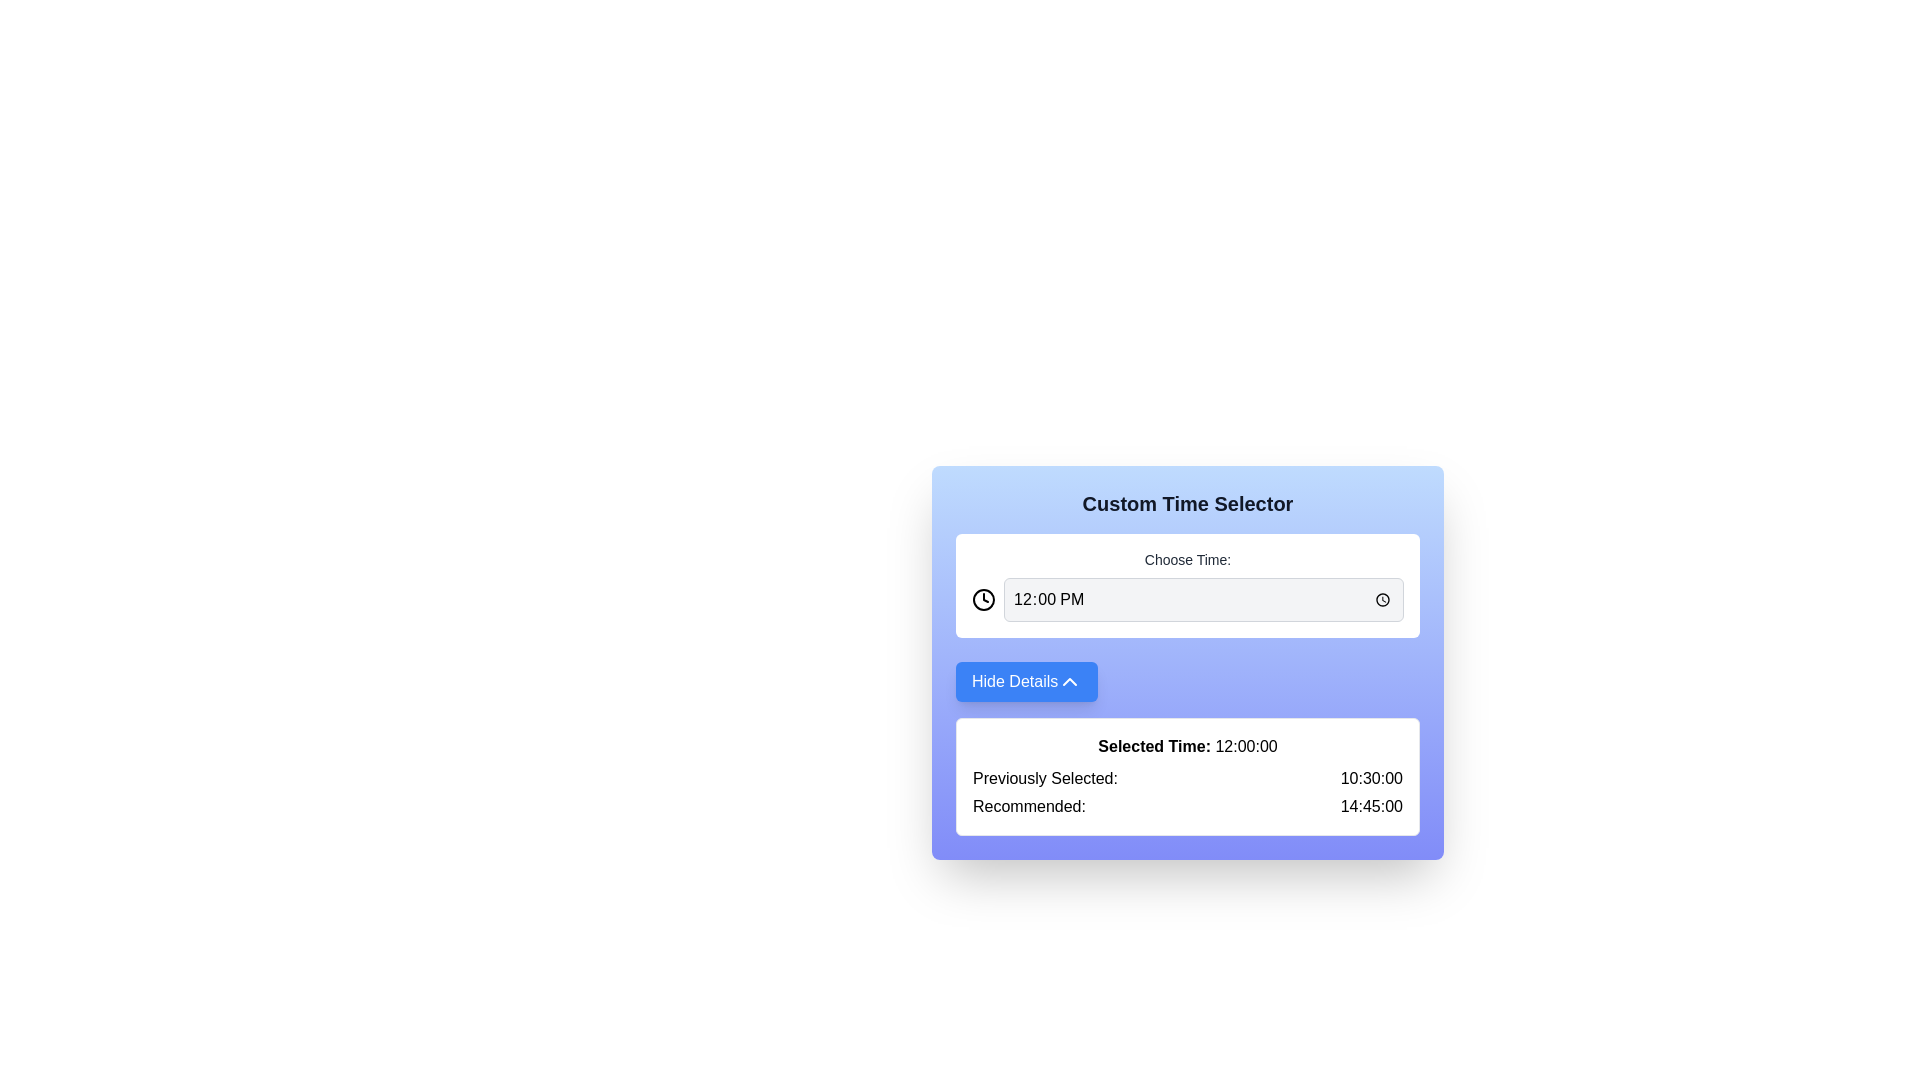 This screenshot has height=1080, width=1920. Describe the element at coordinates (1203, 599) in the screenshot. I see `the time field` at that location.